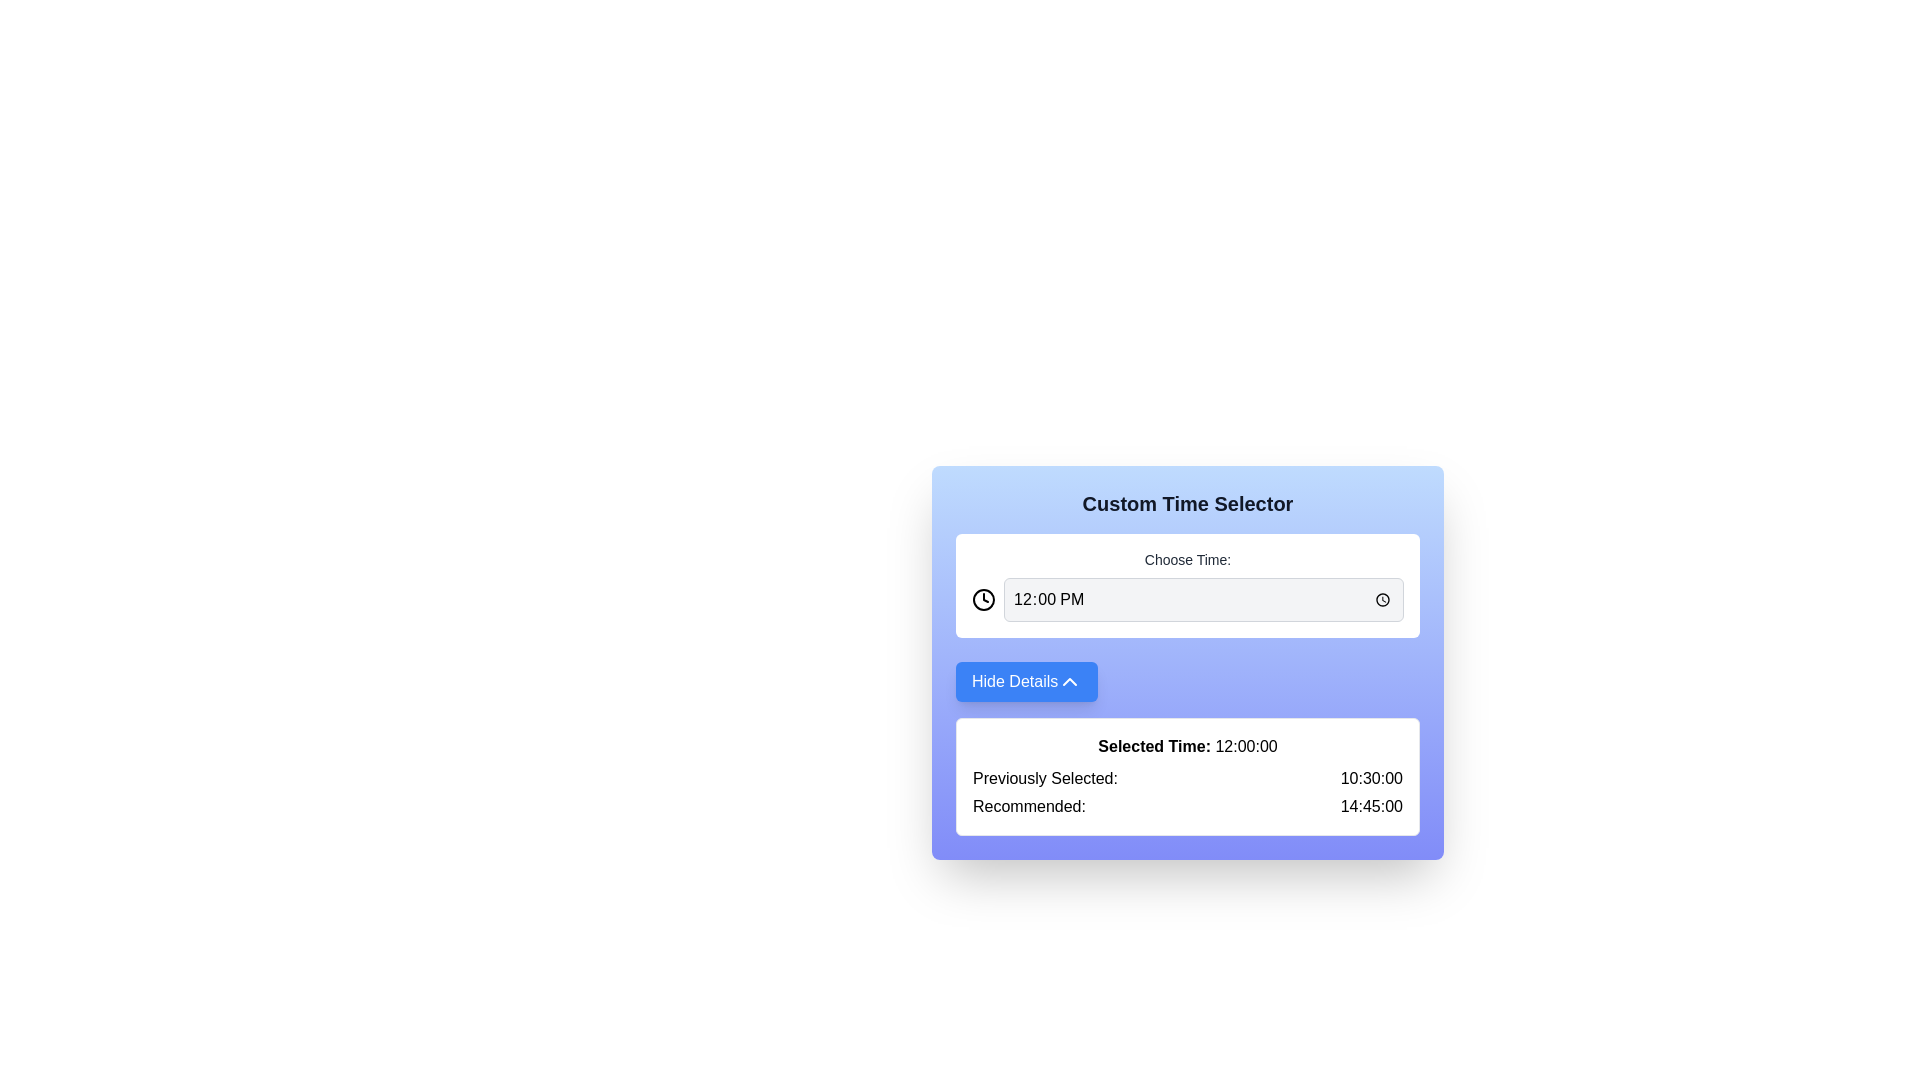 This screenshot has height=1080, width=1920. Describe the element at coordinates (1203, 599) in the screenshot. I see `the time field` at that location.